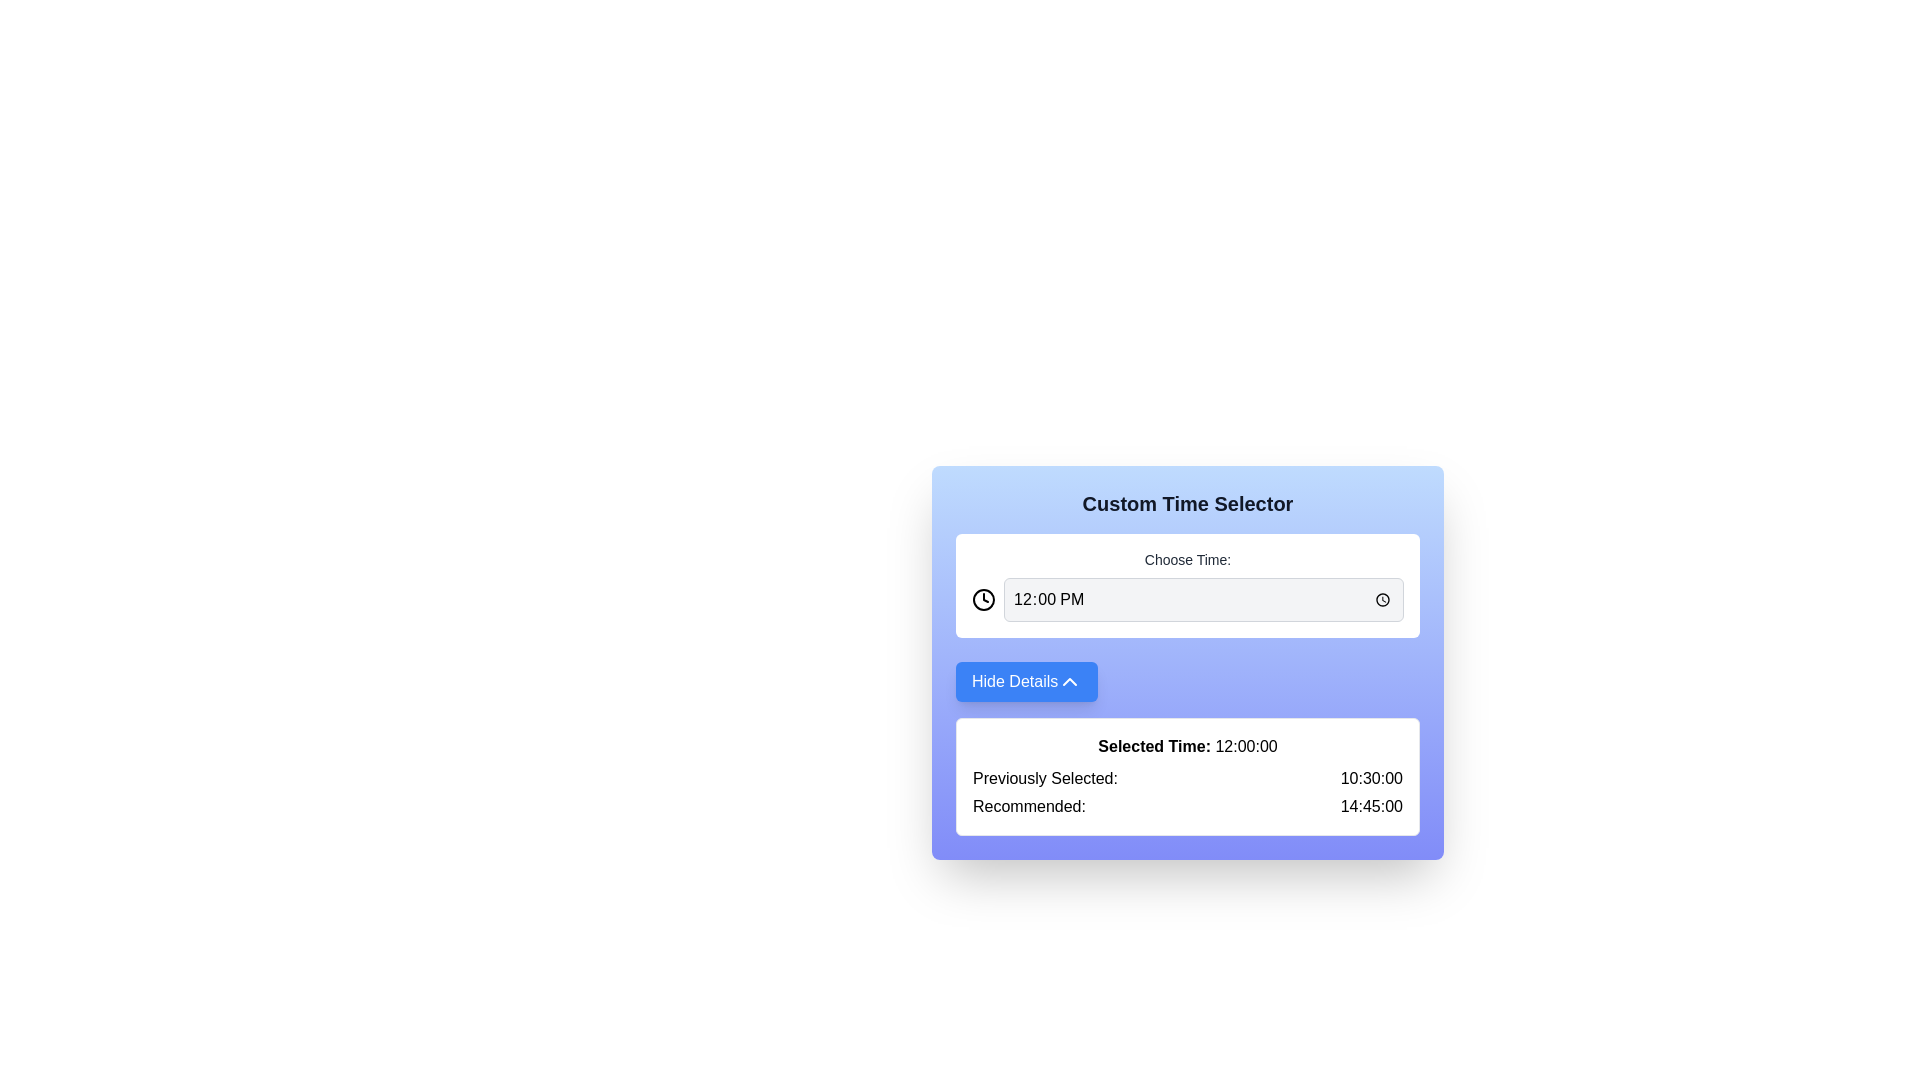 This screenshot has height=1080, width=1920. Describe the element at coordinates (1203, 599) in the screenshot. I see `the time field` at that location.